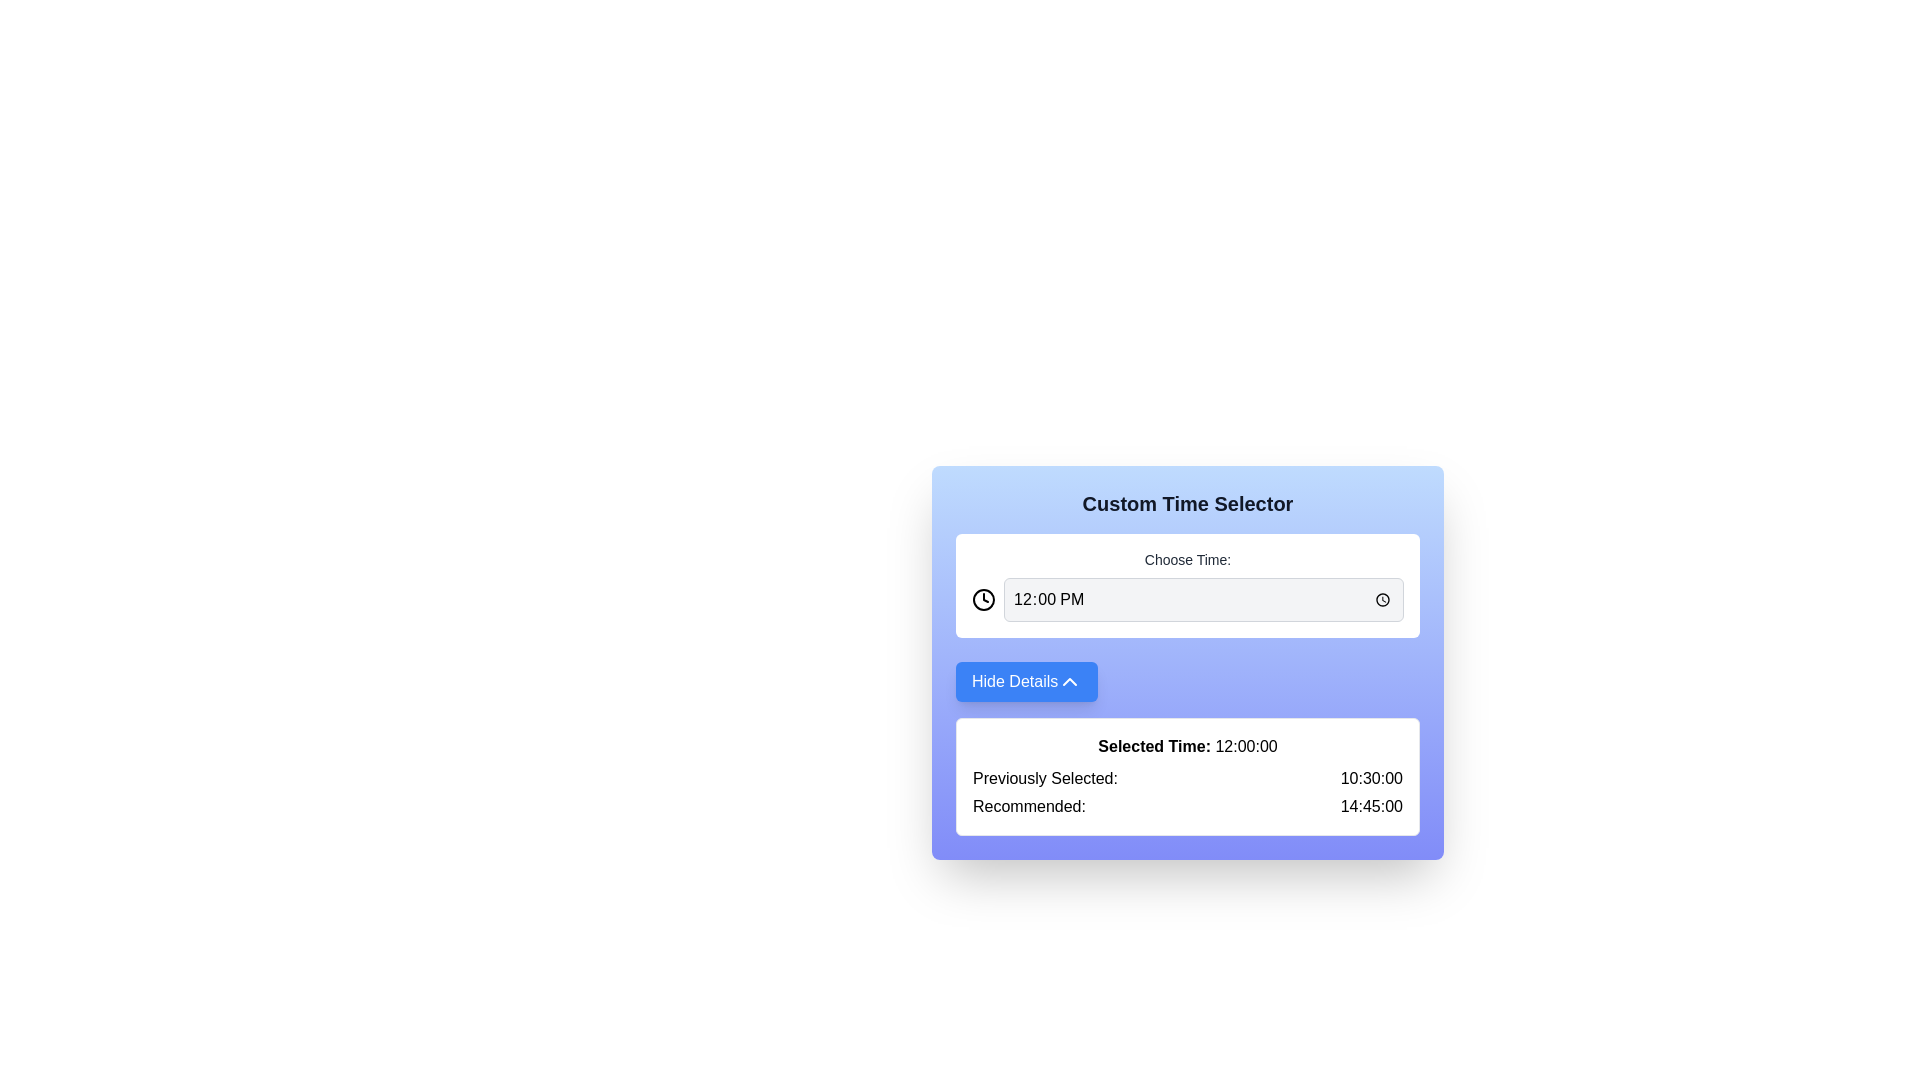 This screenshot has height=1080, width=1920. Describe the element at coordinates (1203, 599) in the screenshot. I see `the time field` at that location.